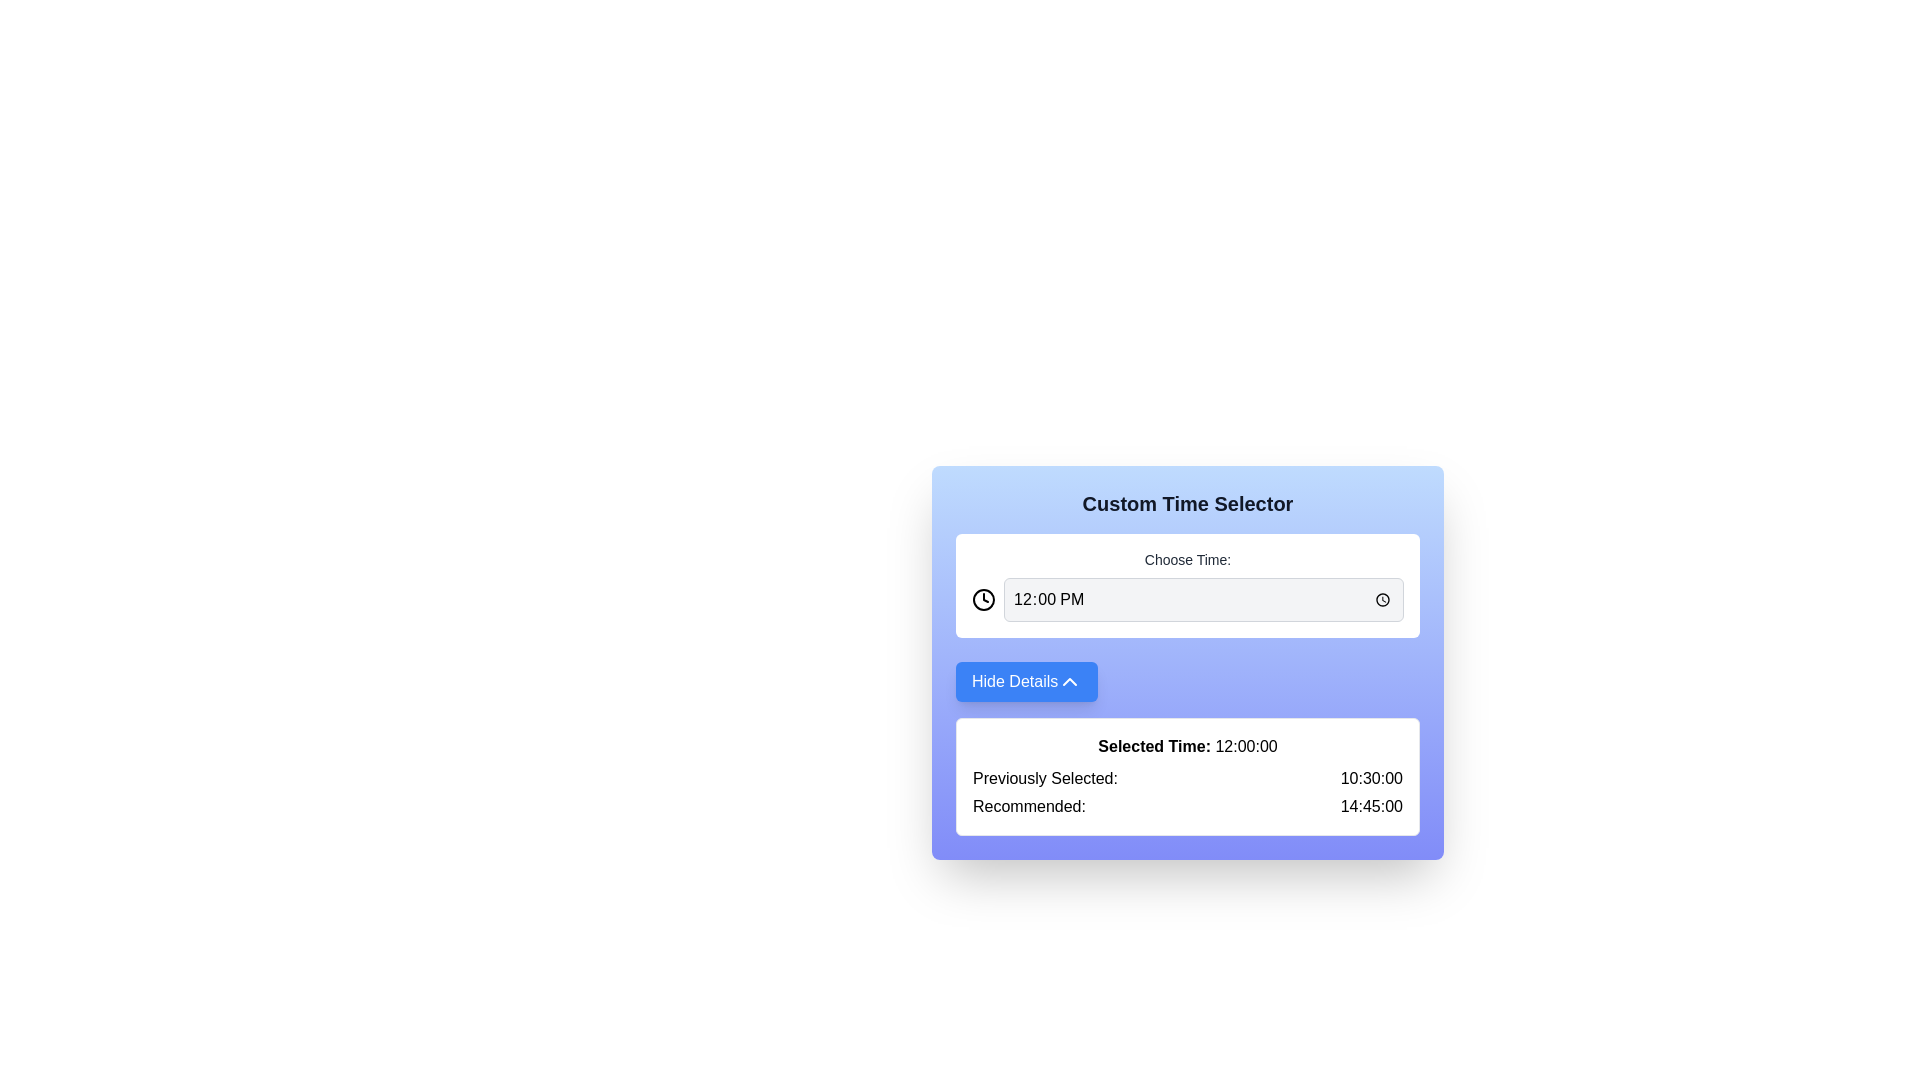 This screenshot has height=1080, width=1920. Describe the element at coordinates (1203, 599) in the screenshot. I see `the time field` at that location.